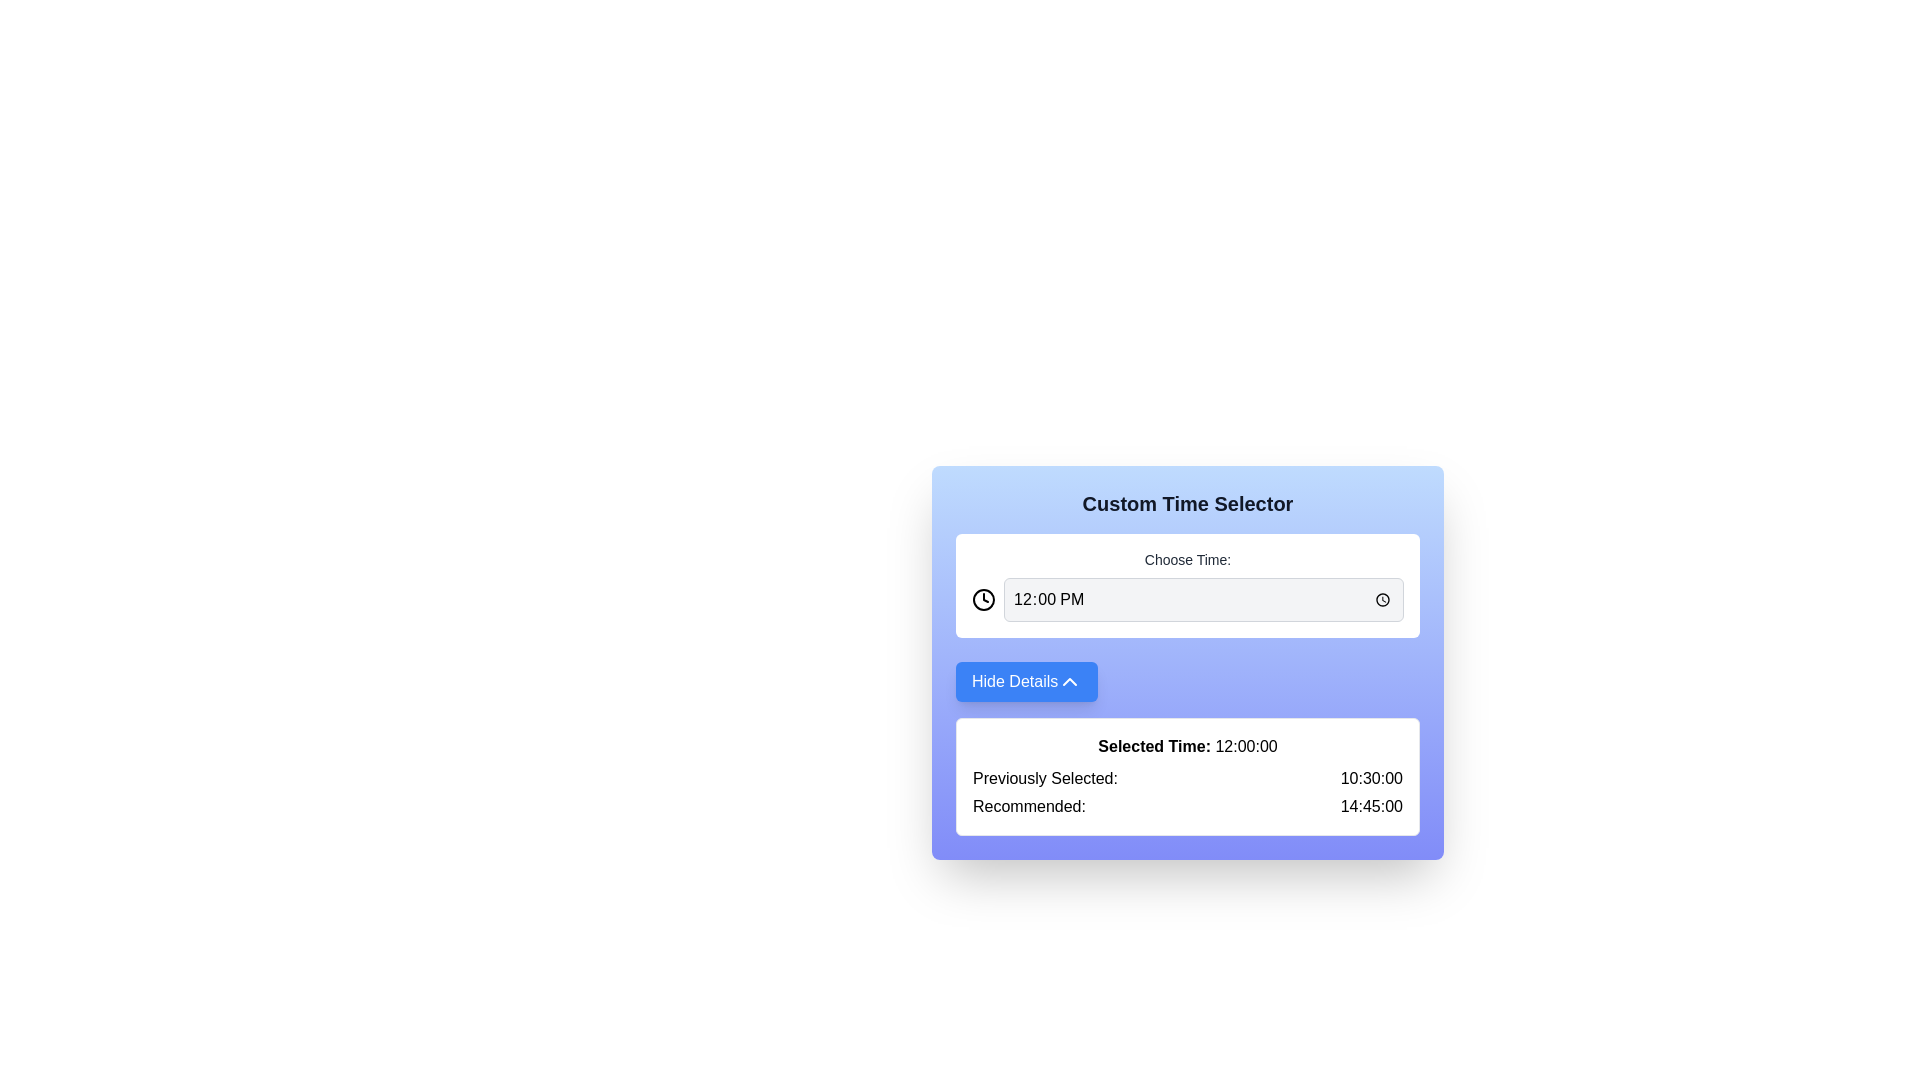 This screenshot has height=1080, width=1920. Describe the element at coordinates (1203, 599) in the screenshot. I see `the time field` at that location.